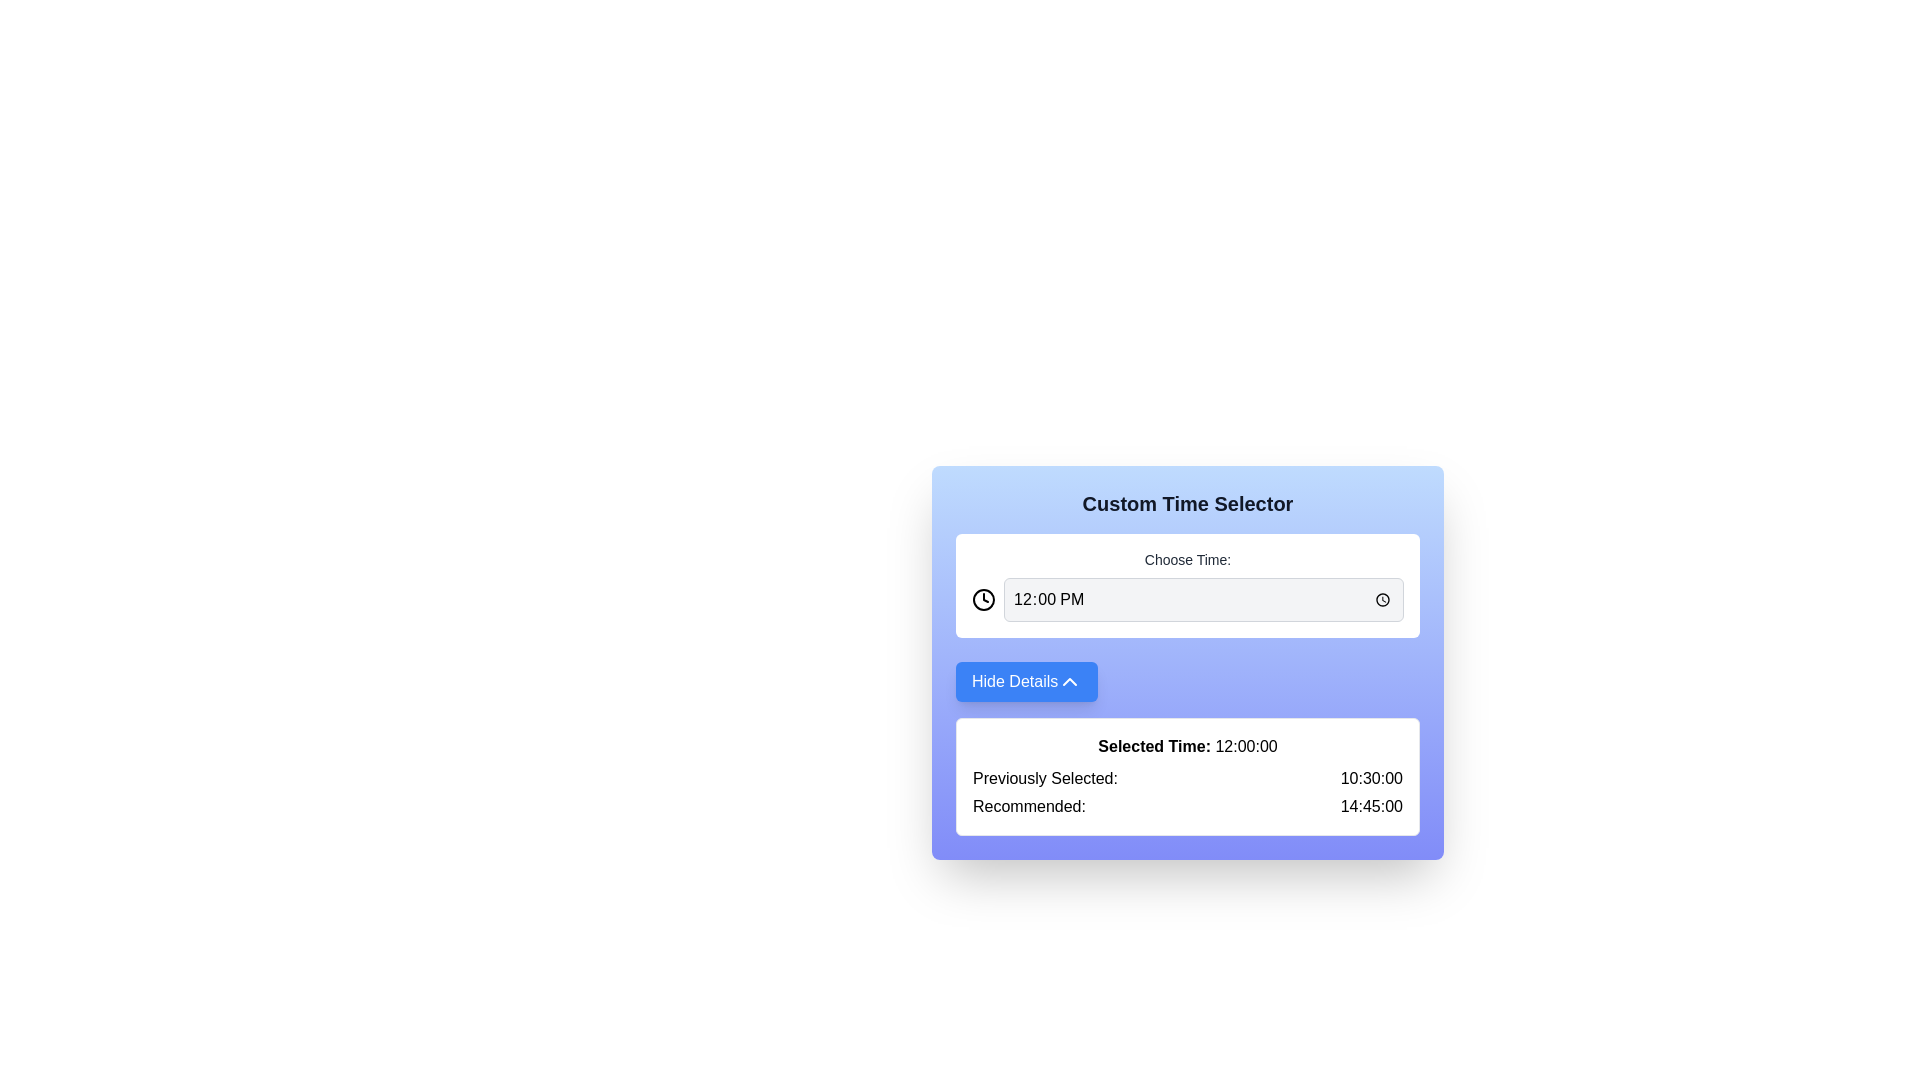 This screenshot has height=1080, width=1920. Describe the element at coordinates (1203, 599) in the screenshot. I see `the time field` at that location.